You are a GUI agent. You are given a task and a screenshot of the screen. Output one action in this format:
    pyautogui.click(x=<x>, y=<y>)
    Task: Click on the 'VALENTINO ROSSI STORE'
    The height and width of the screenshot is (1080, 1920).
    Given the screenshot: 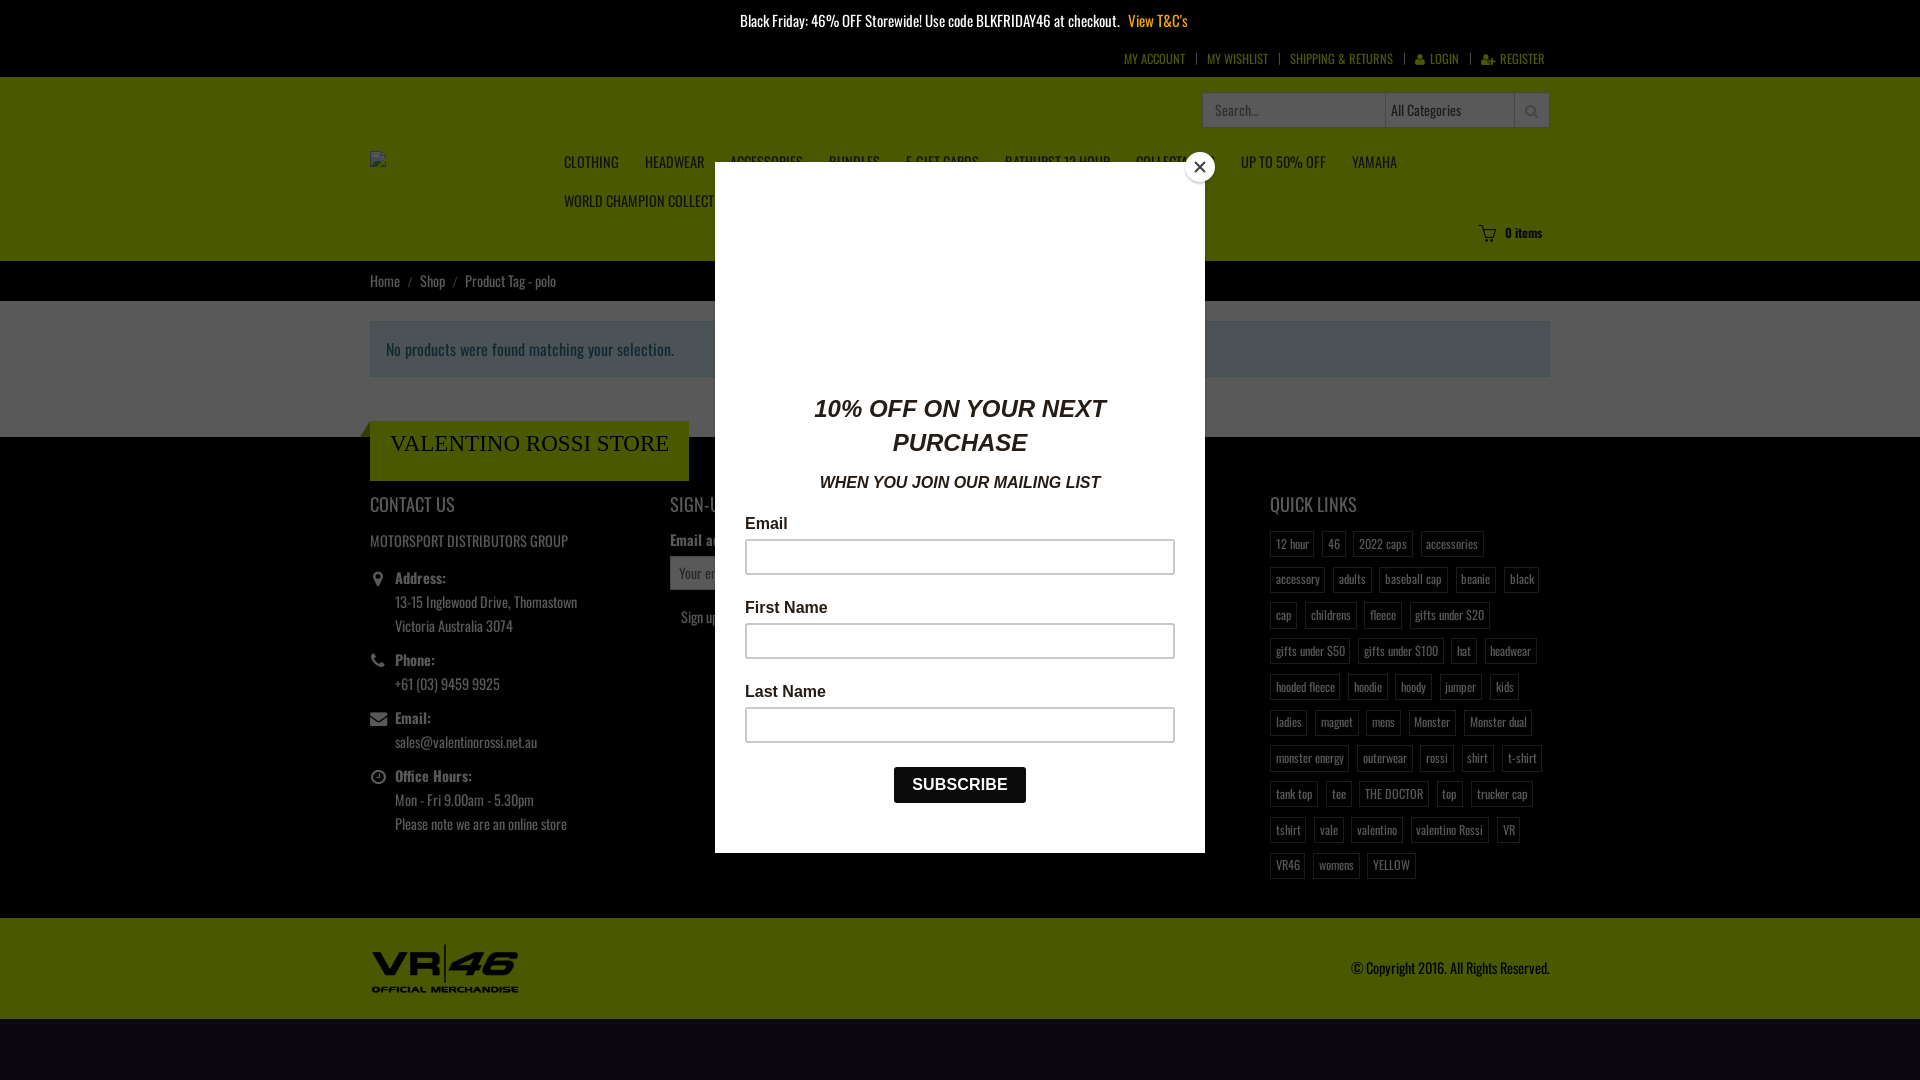 What is the action you would take?
    pyautogui.click(x=529, y=442)
    